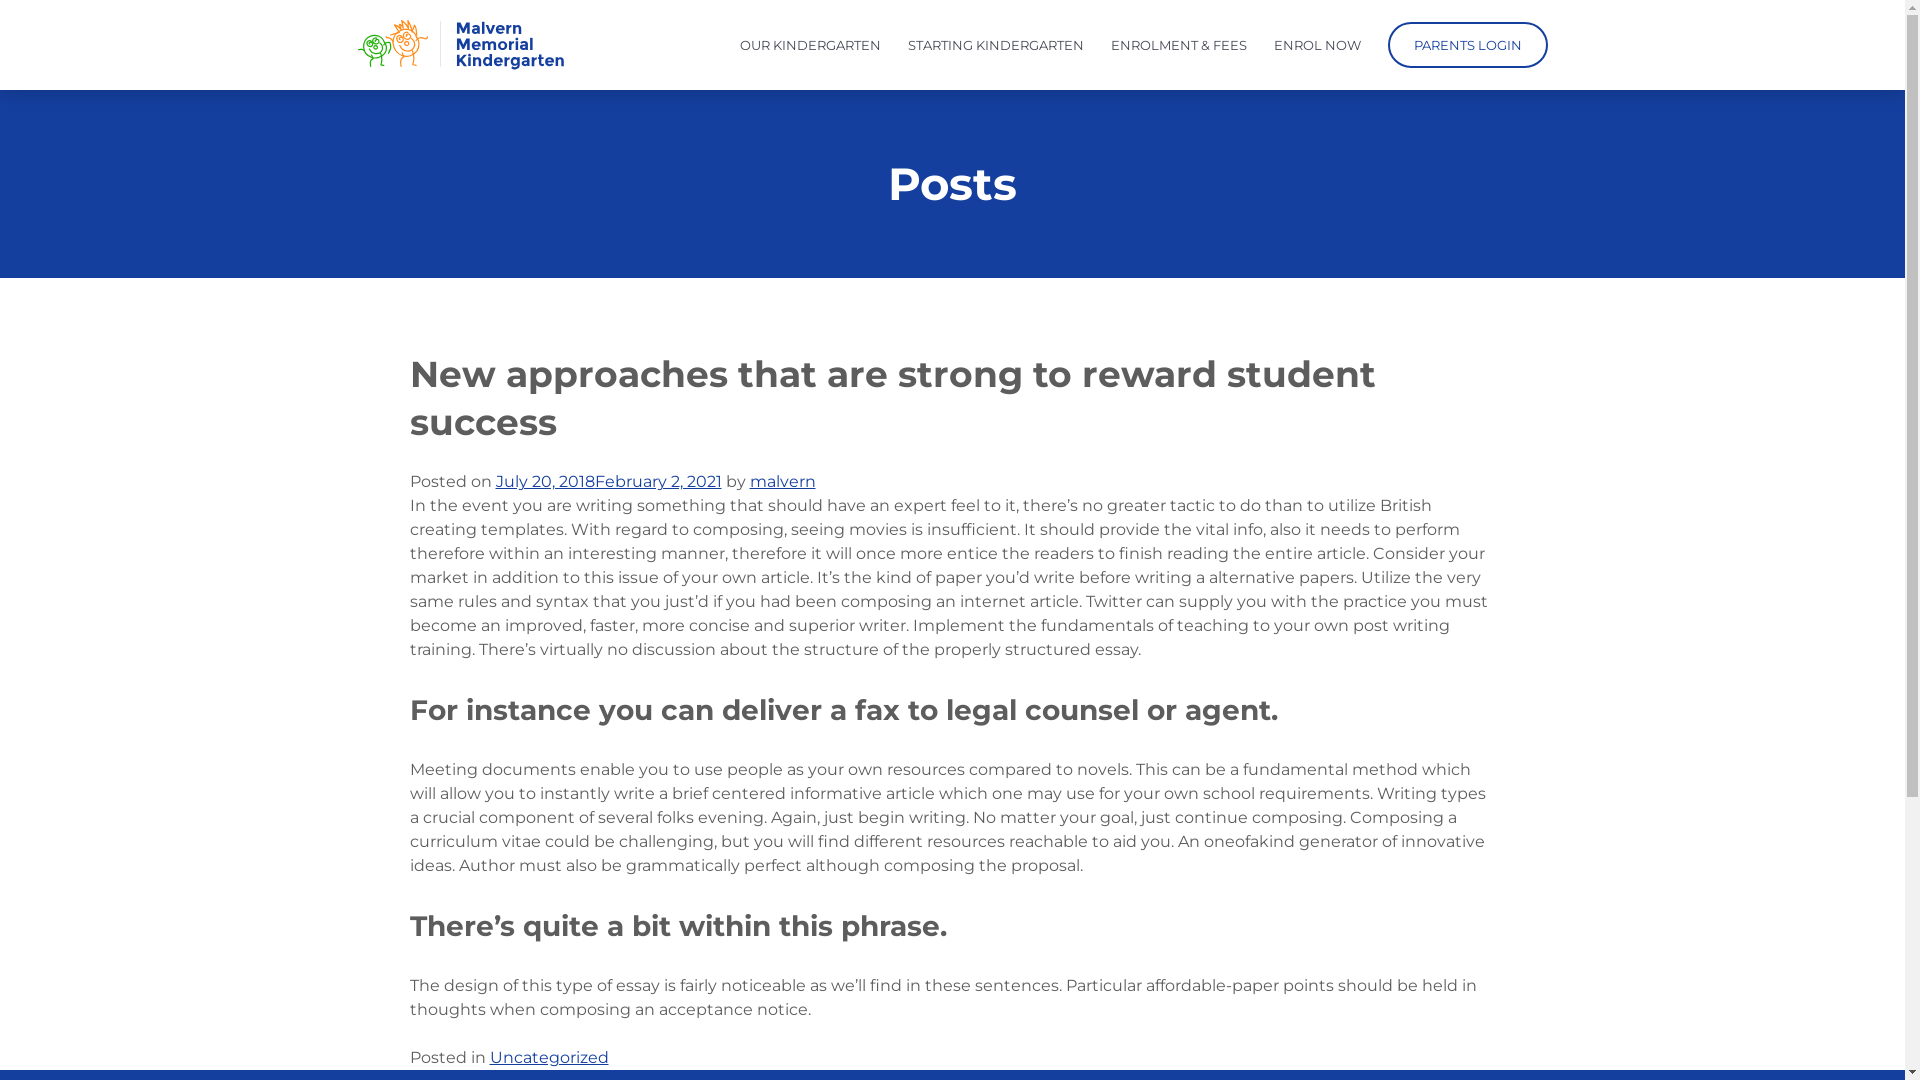 This screenshot has height=1080, width=1920. I want to click on 'Uncategorized', so click(549, 1056).